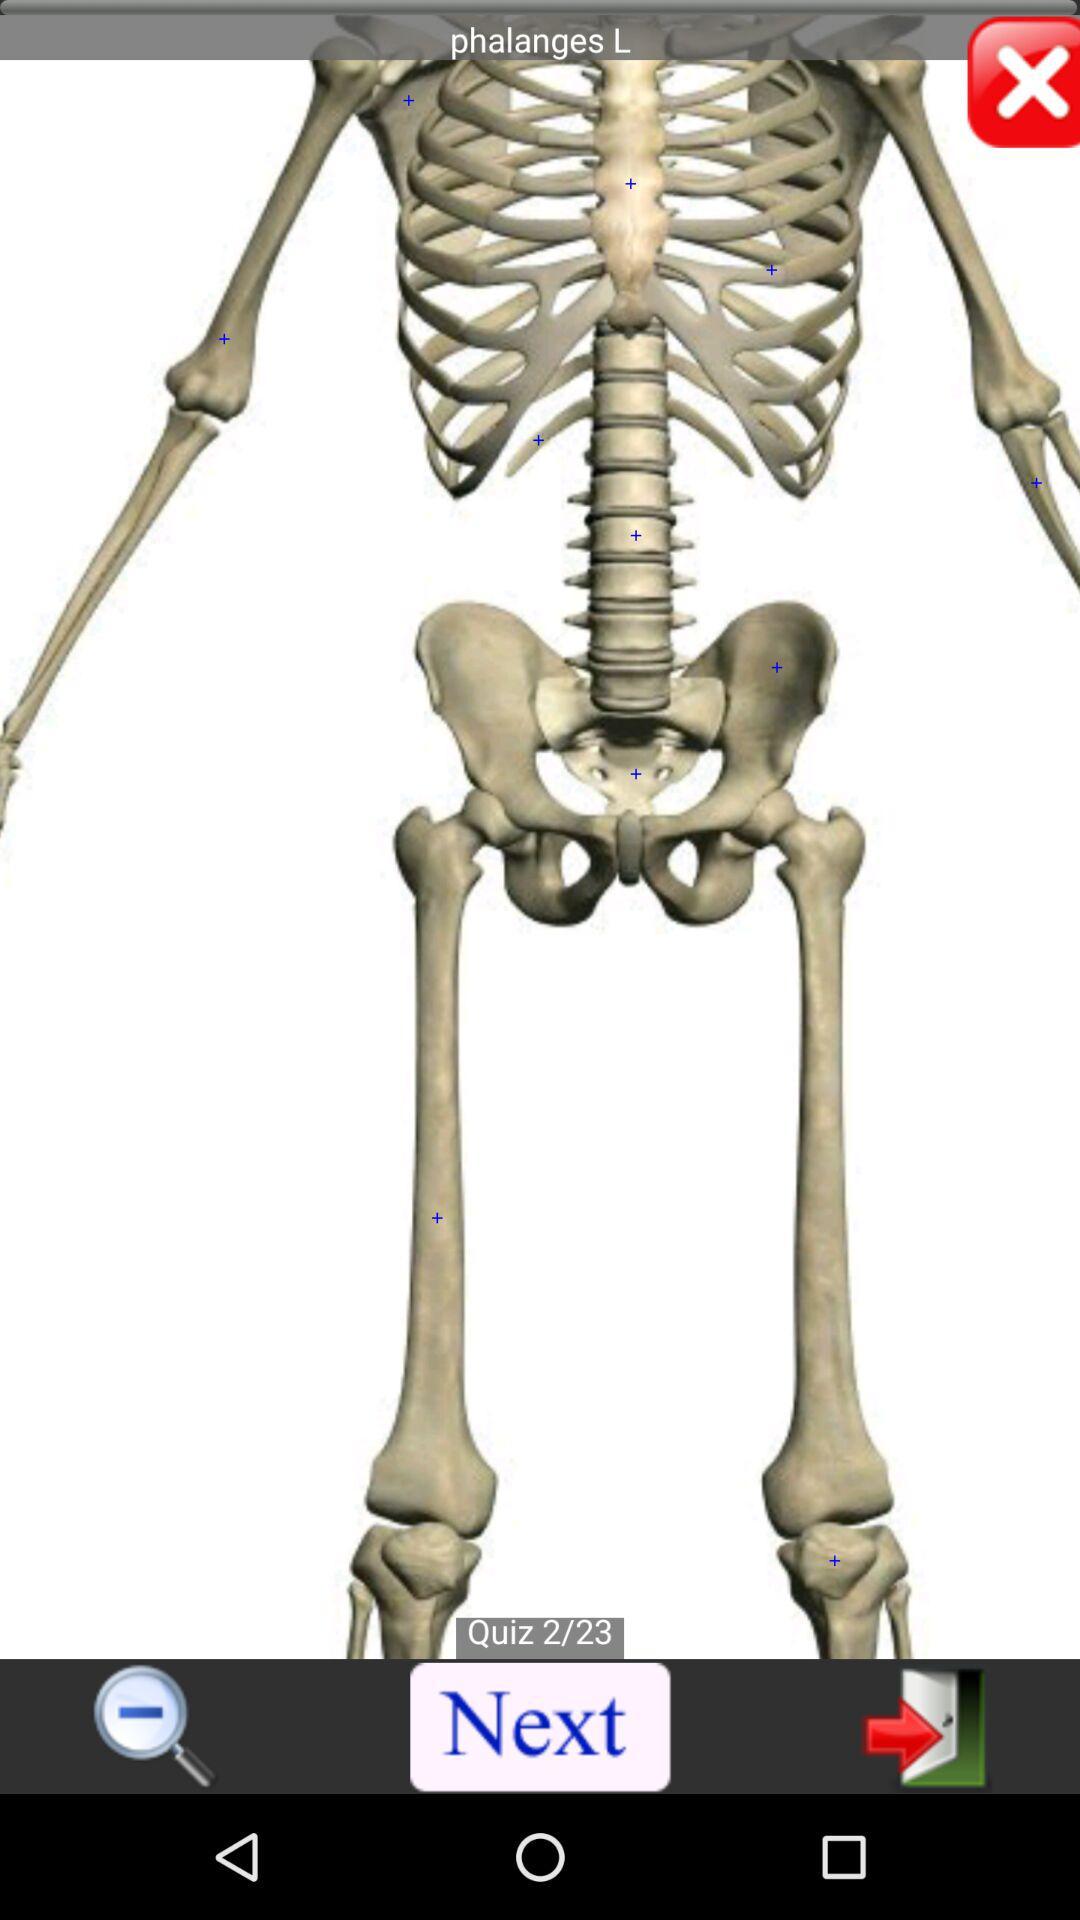 The height and width of the screenshot is (1920, 1080). What do you see at coordinates (541, 1727) in the screenshot?
I see `next button` at bounding box center [541, 1727].